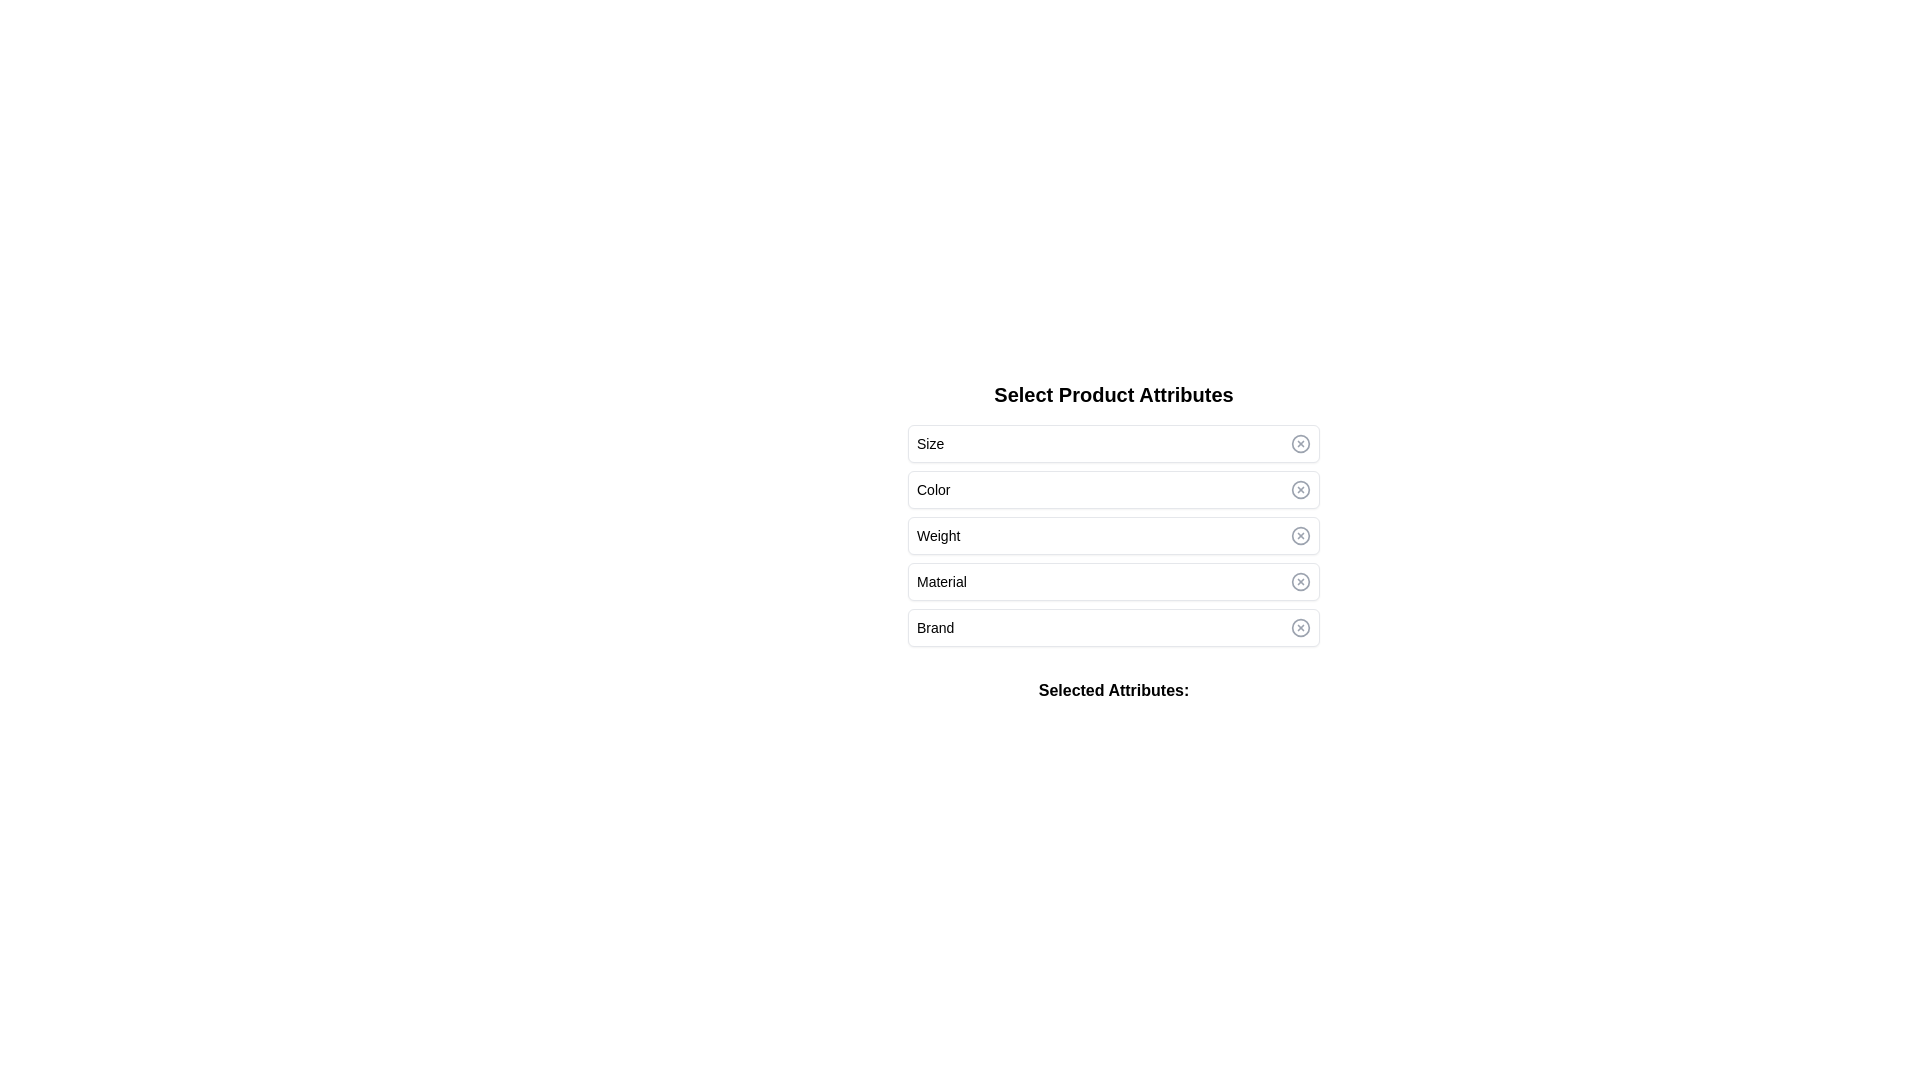 This screenshot has width=1920, height=1080. What do you see at coordinates (1112, 442) in the screenshot?
I see `the attribute Size by clicking its row` at bounding box center [1112, 442].